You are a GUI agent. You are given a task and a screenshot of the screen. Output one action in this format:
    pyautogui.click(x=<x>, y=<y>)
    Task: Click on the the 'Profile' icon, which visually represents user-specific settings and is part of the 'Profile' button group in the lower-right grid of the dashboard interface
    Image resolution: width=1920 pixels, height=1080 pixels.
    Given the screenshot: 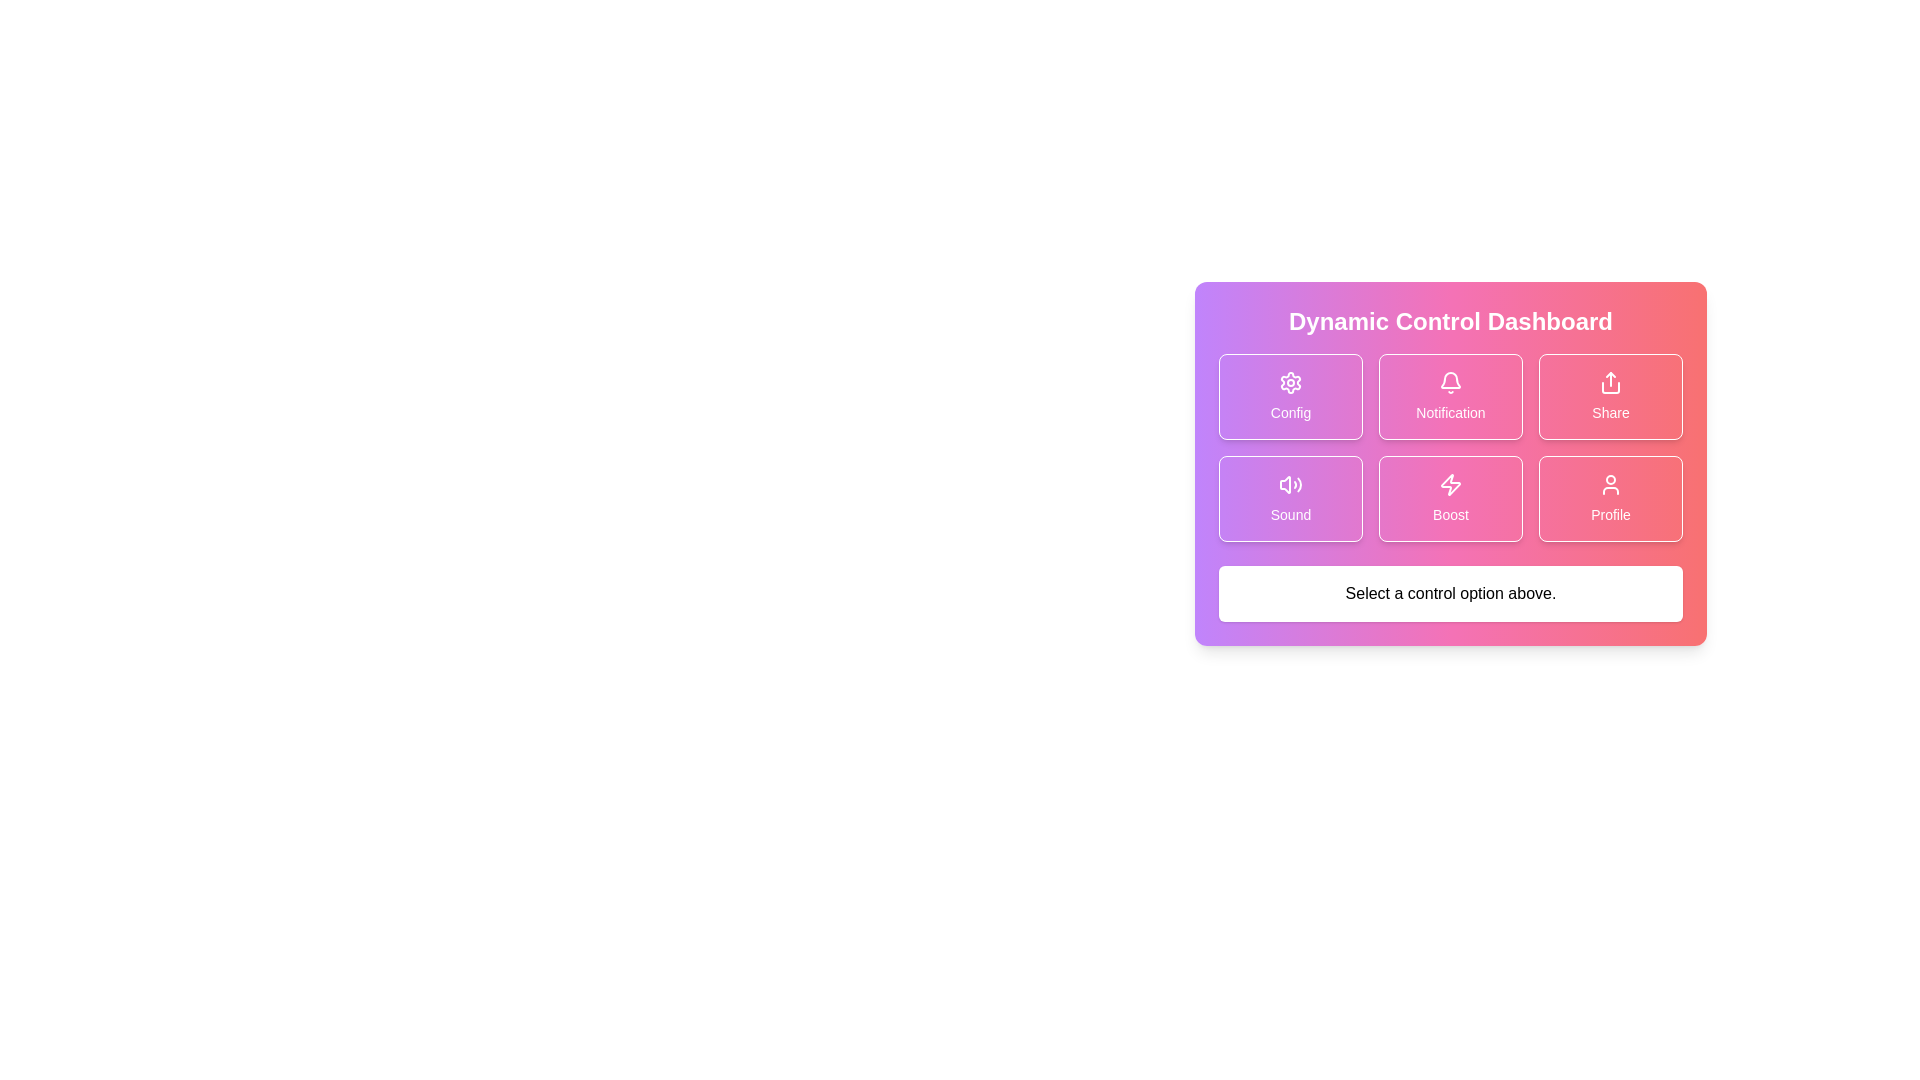 What is the action you would take?
    pyautogui.click(x=1611, y=485)
    